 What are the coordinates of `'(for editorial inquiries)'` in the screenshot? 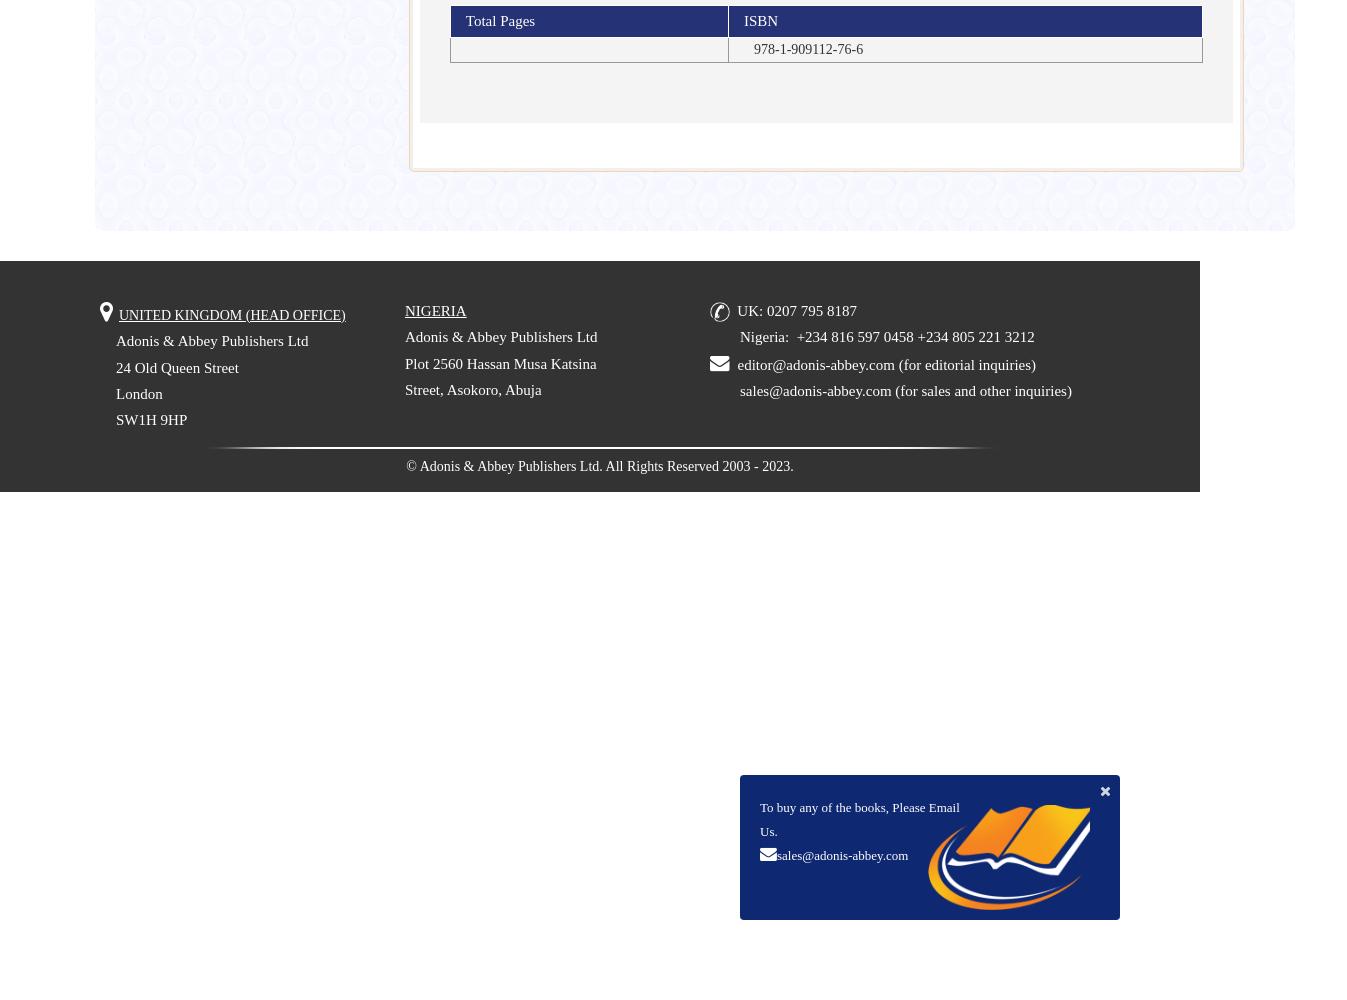 It's located at (963, 363).